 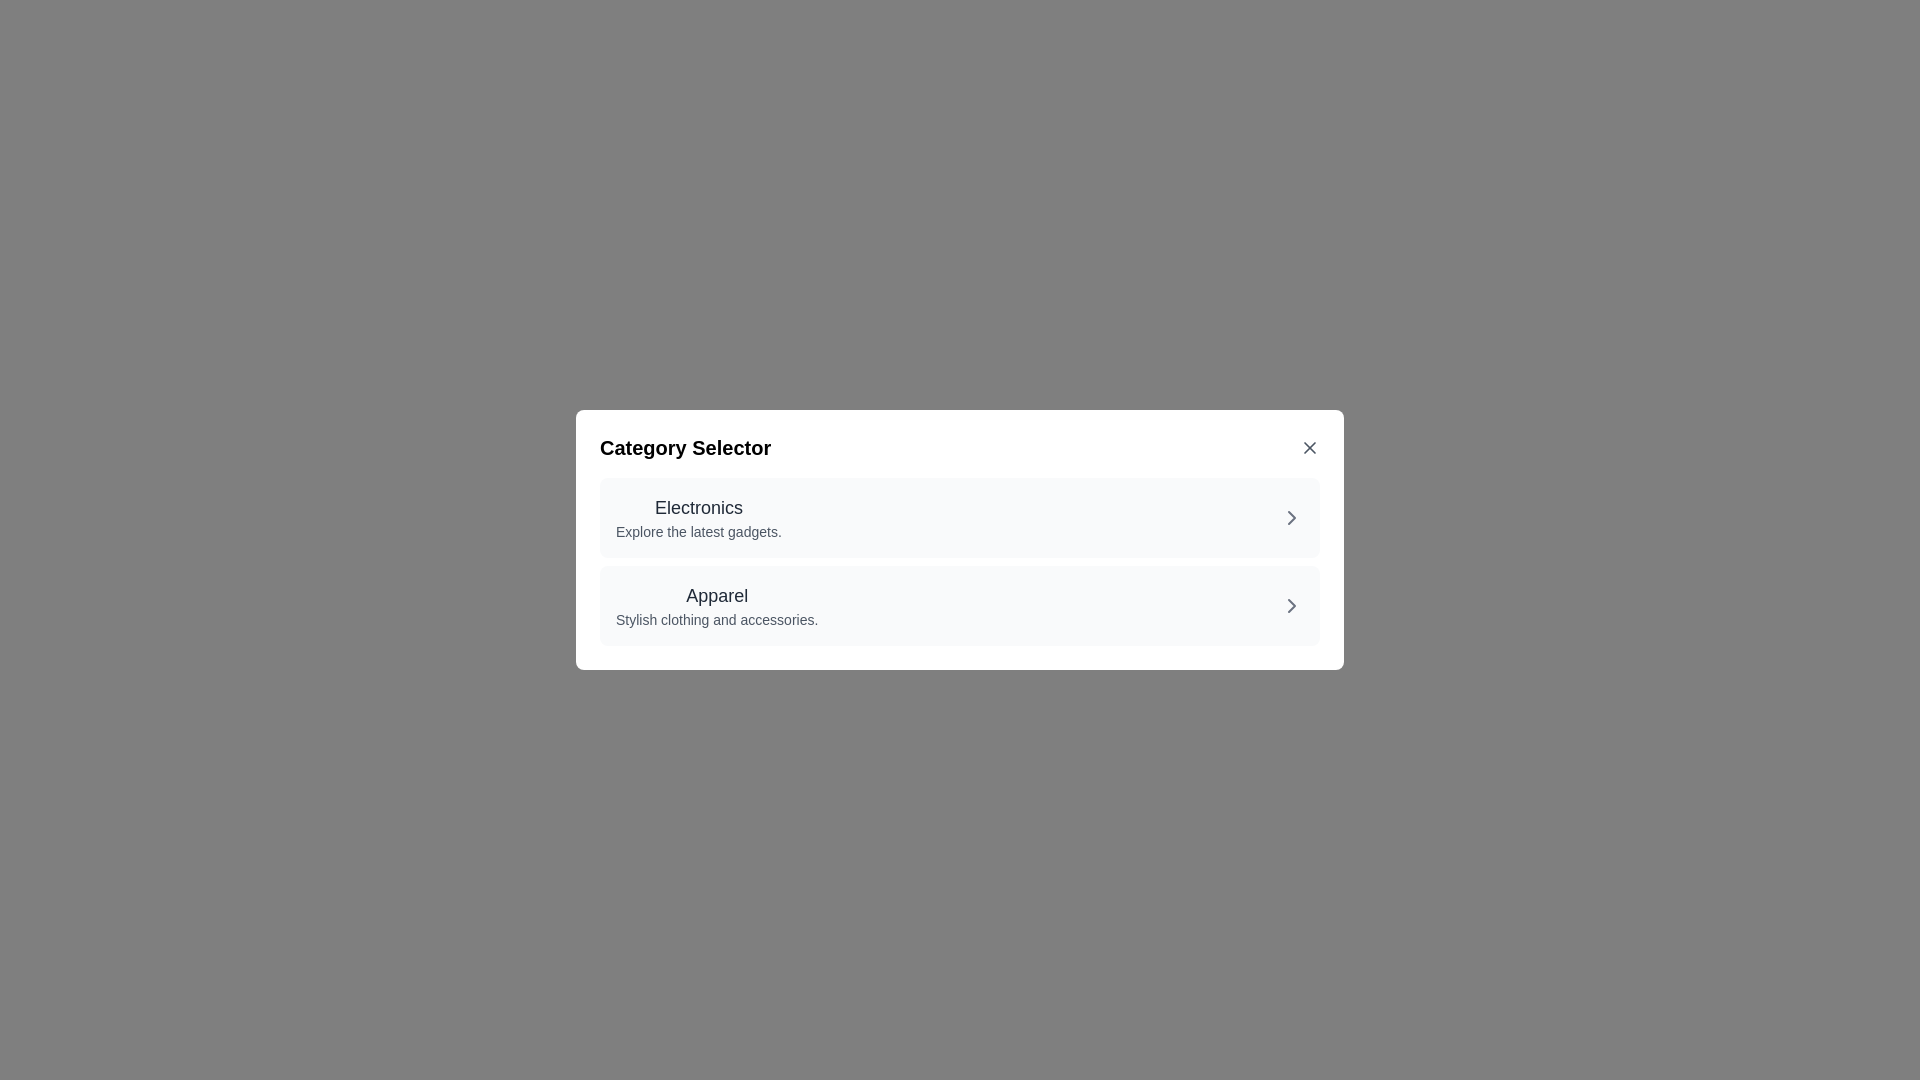 I want to click on the text label indicating the category 'Apparel', which is the first line of text in the 'Category Selector' section, so click(x=717, y=595).